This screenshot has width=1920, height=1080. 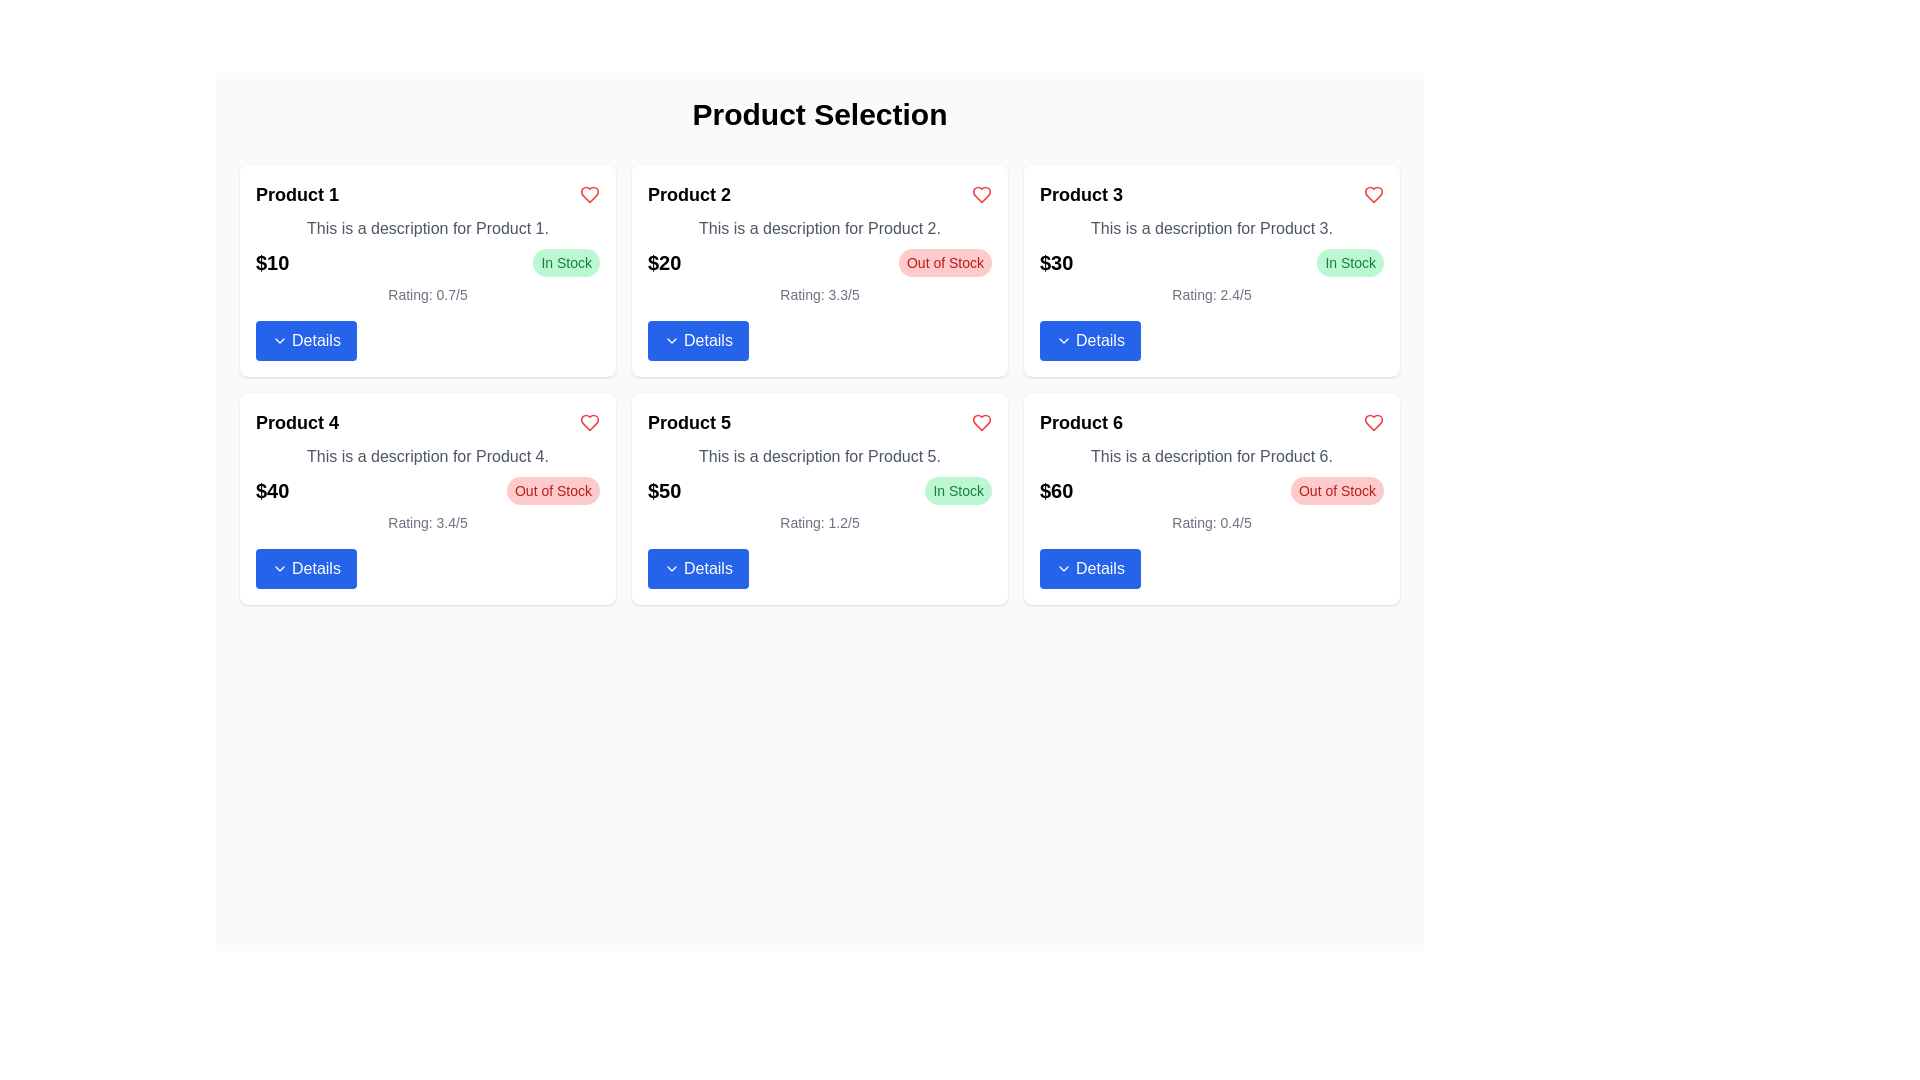 What do you see at coordinates (296, 195) in the screenshot?
I see `bold, large-sized text label displaying 'Product 1' located in the upper-left section of the card layout` at bounding box center [296, 195].